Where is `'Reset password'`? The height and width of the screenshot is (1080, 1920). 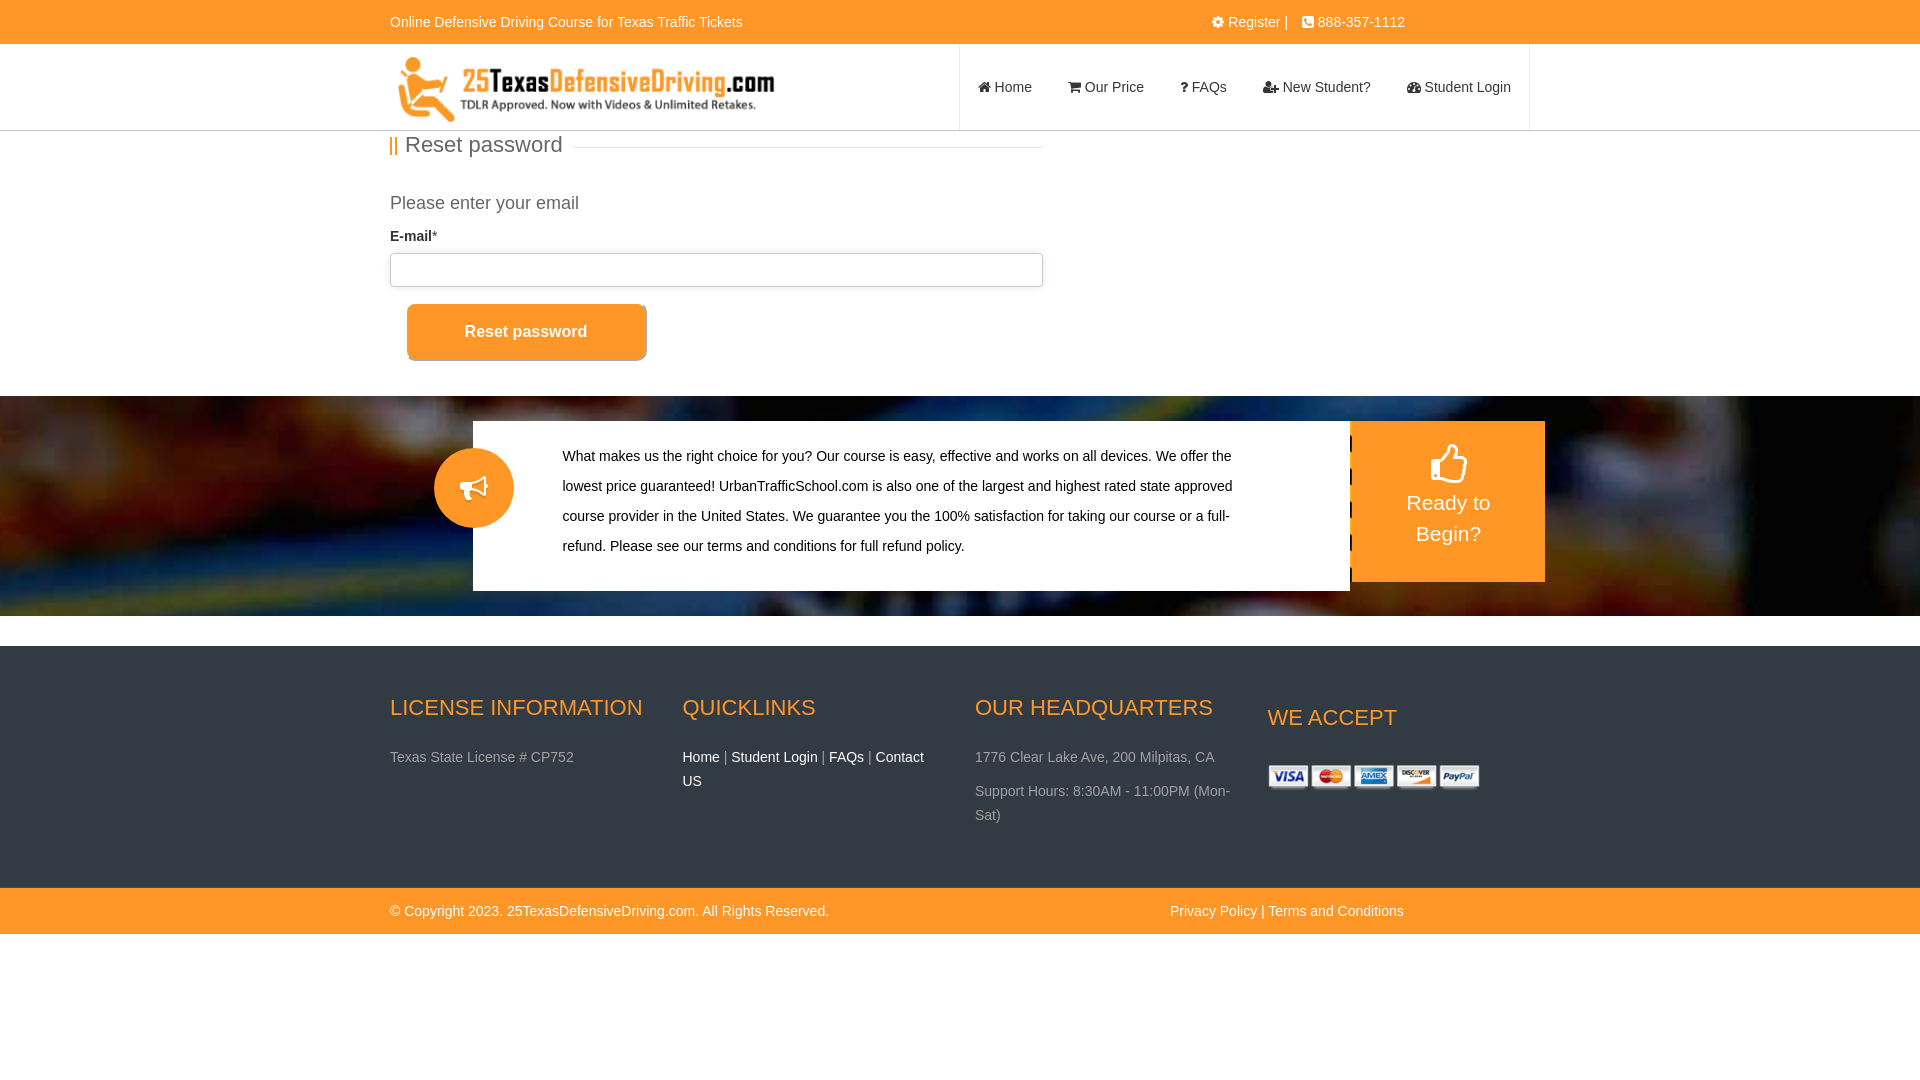 'Reset password' is located at coordinates (526, 330).